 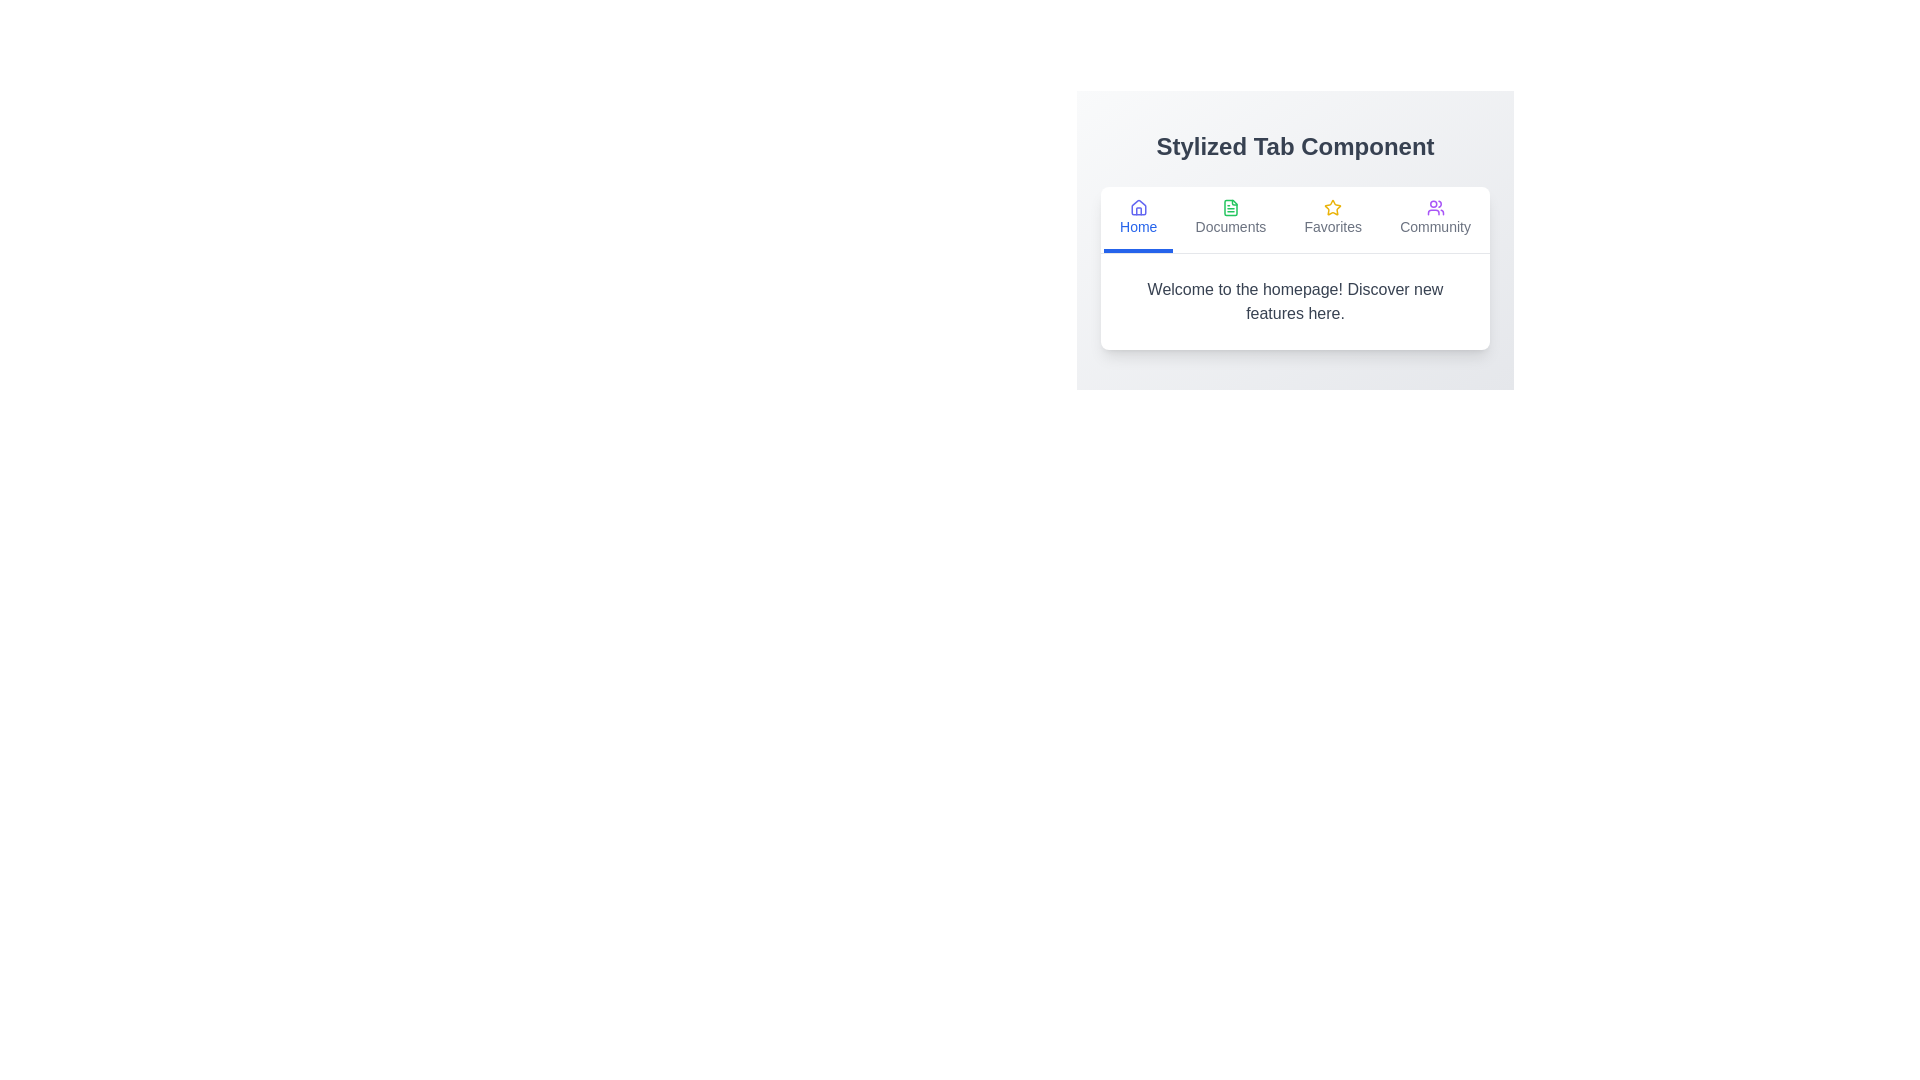 What do you see at coordinates (1434, 208) in the screenshot?
I see `the 'Community' tab icon located in the top navigation bar` at bounding box center [1434, 208].